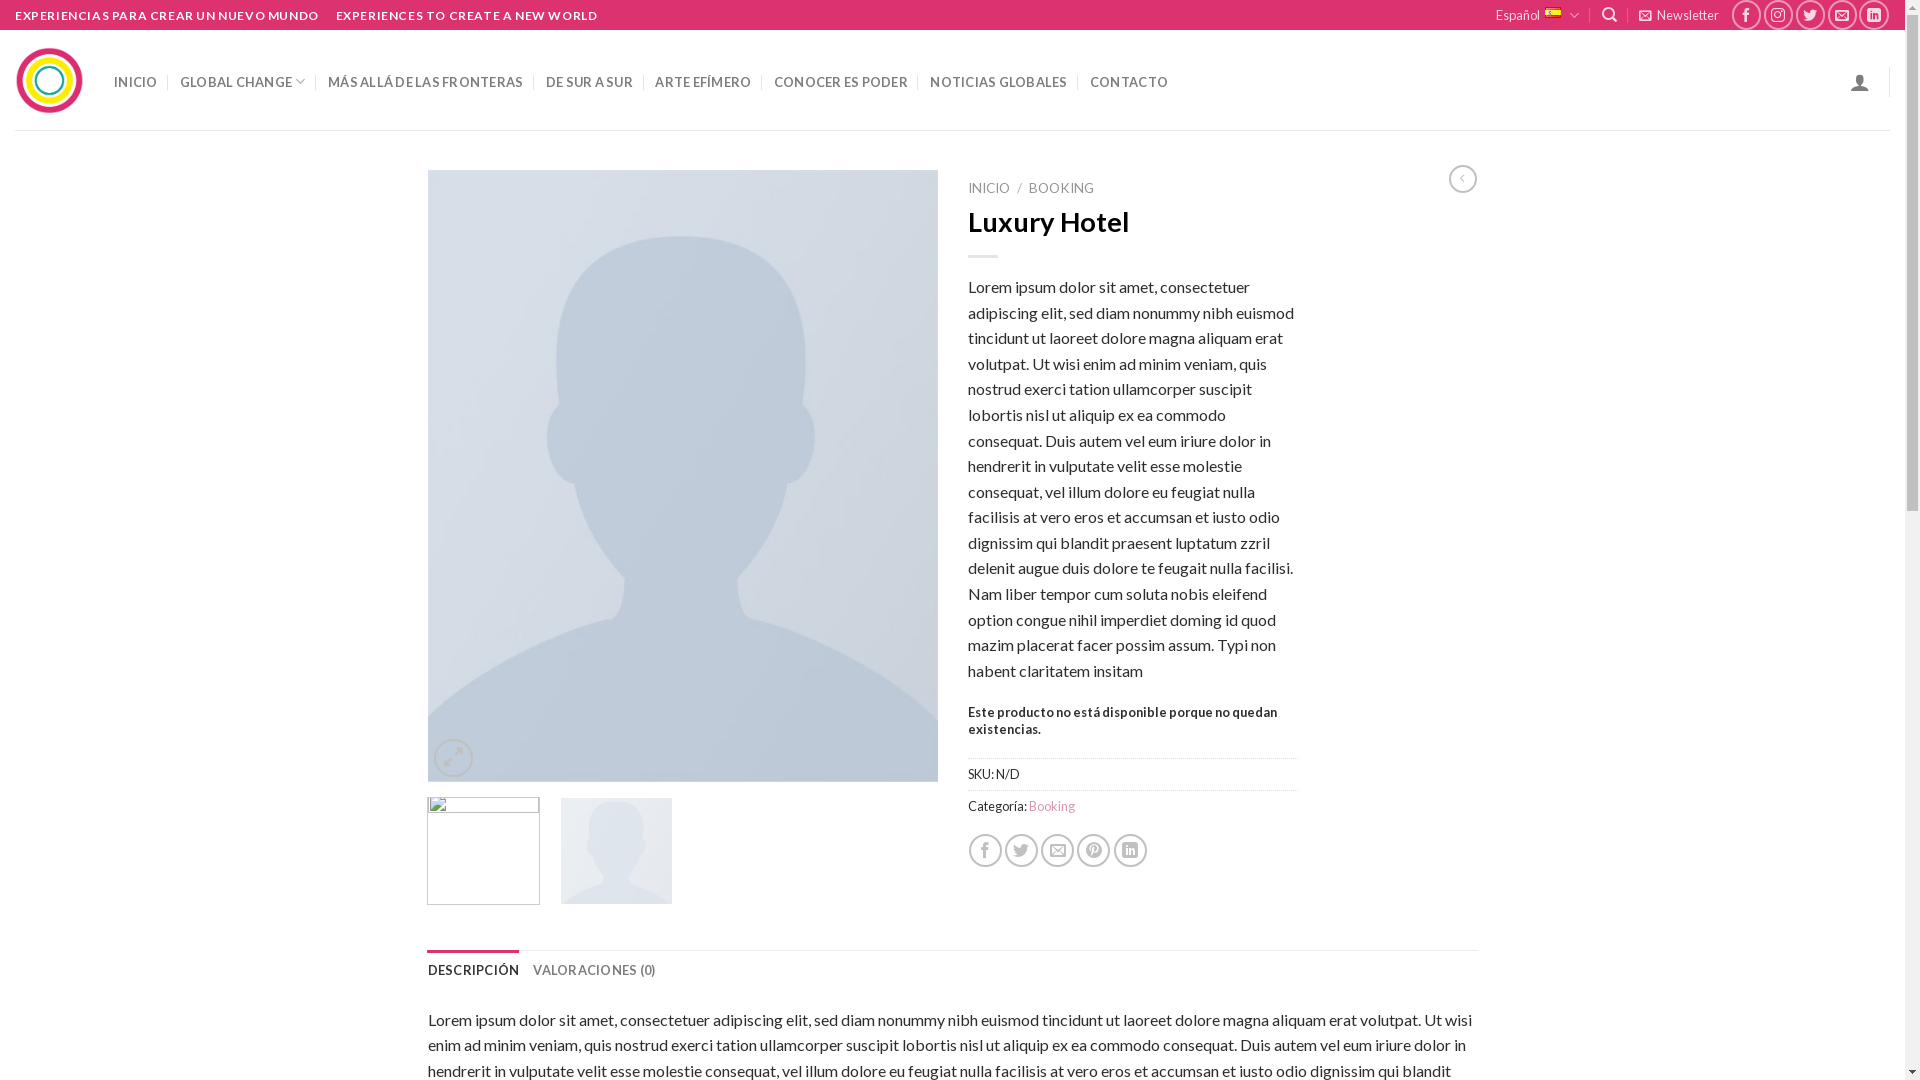  What do you see at coordinates (988, 188) in the screenshot?
I see `'INICIO'` at bounding box center [988, 188].